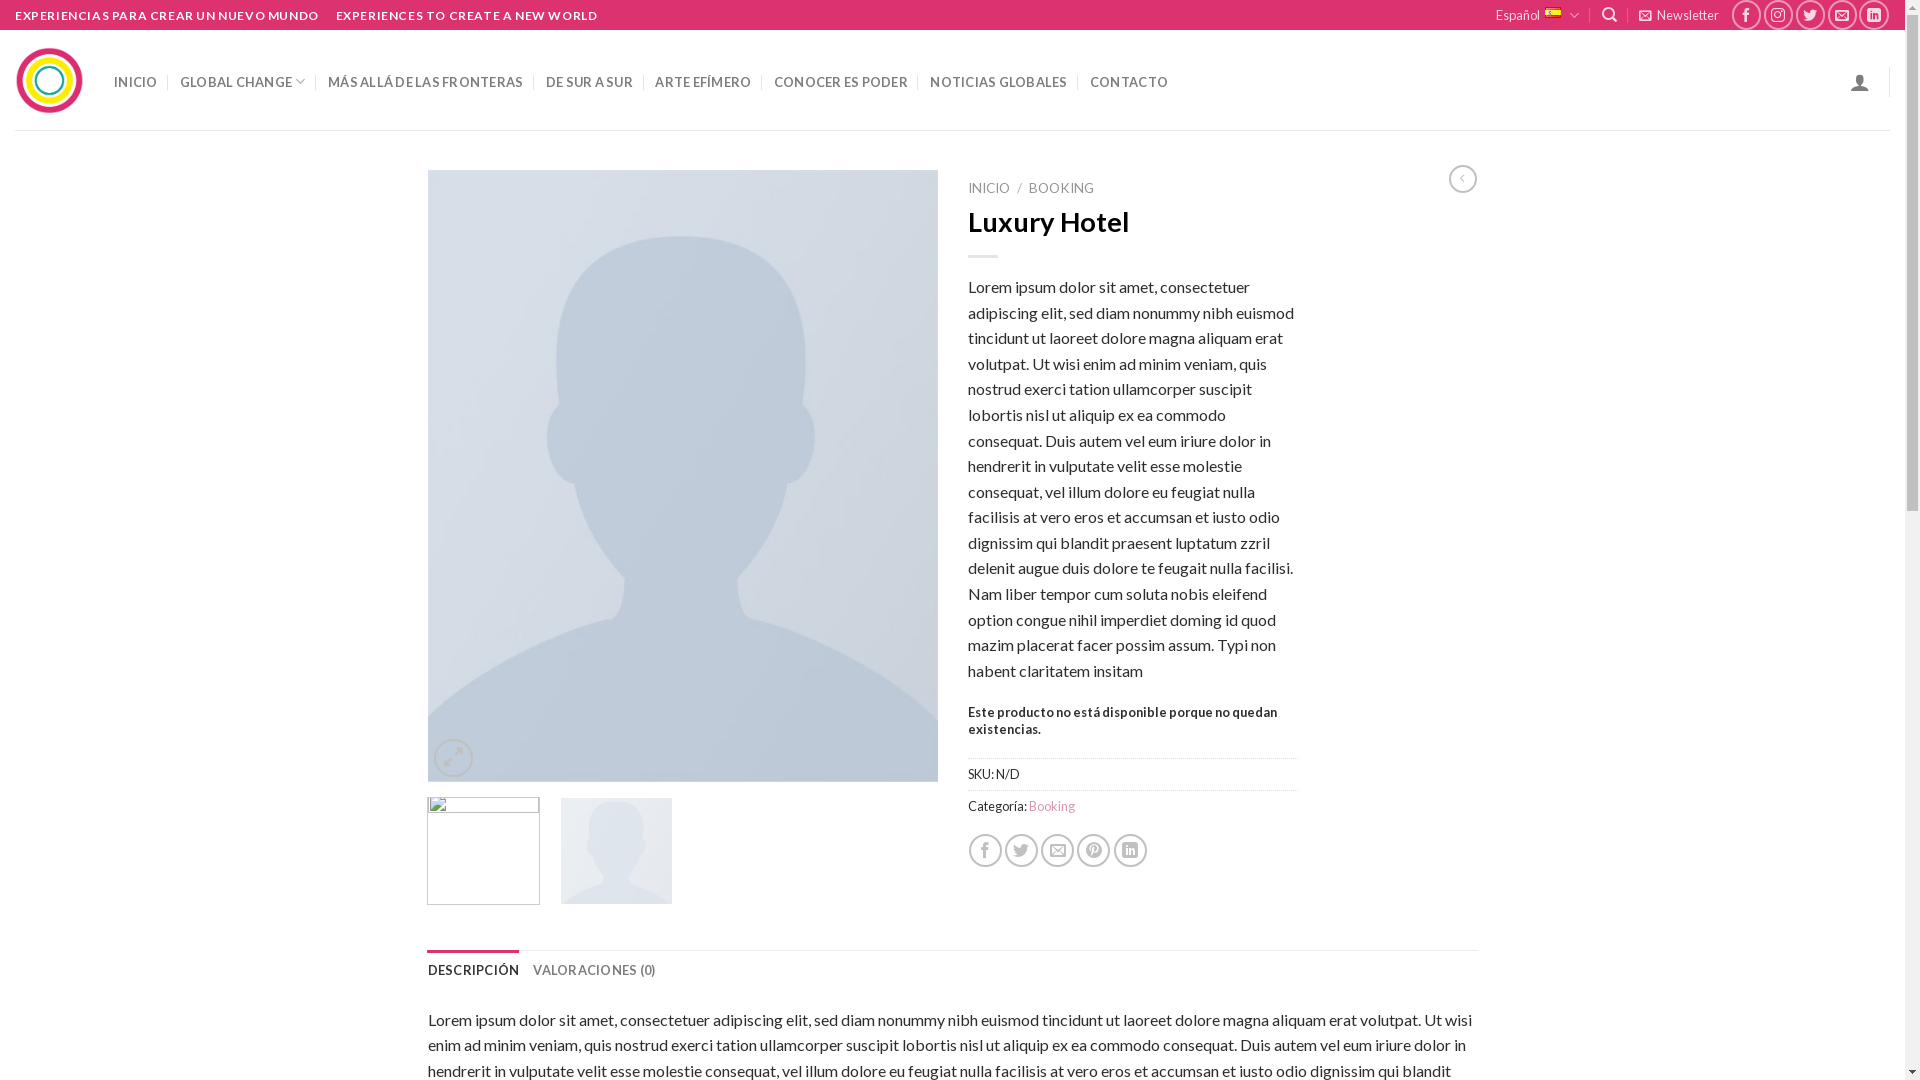  What do you see at coordinates (988, 188) in the screenshot?
I see `'INICIO'` at bounding box center [988, 188].